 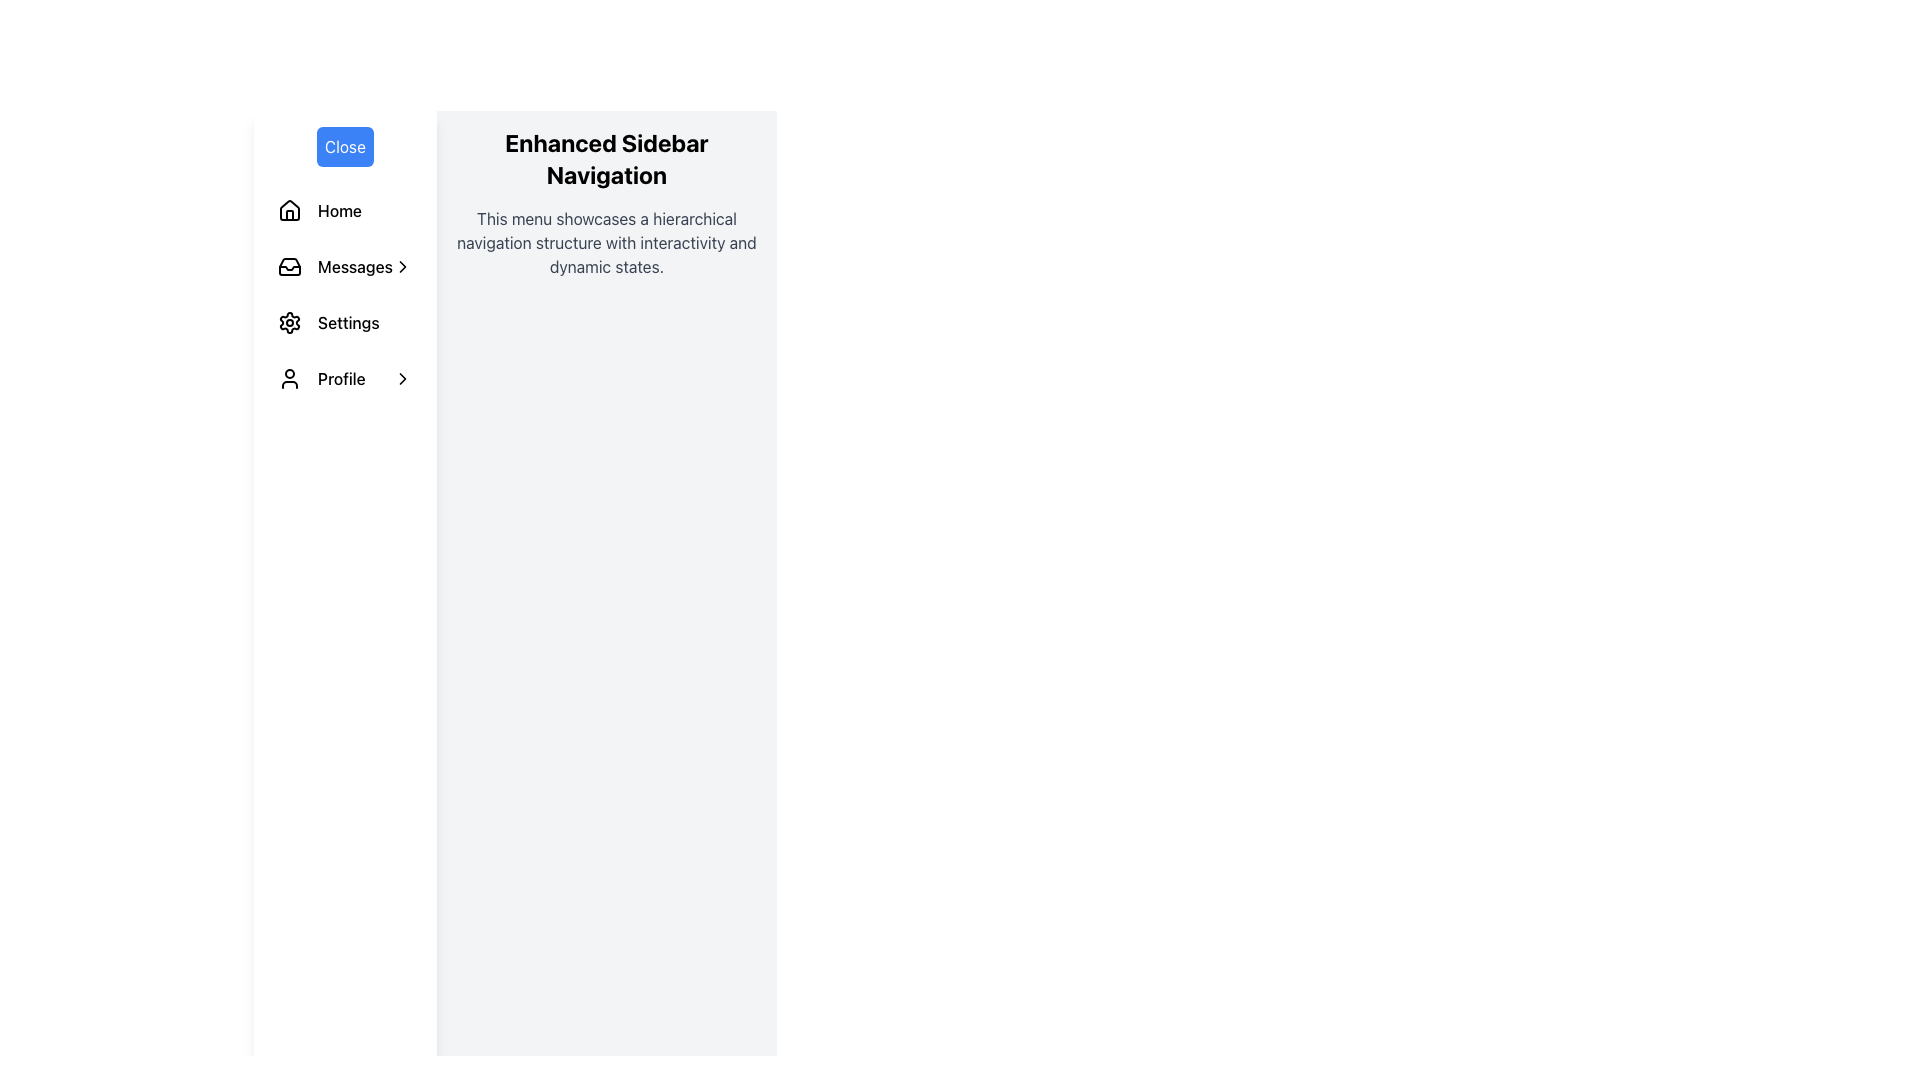 What do you see at coordinates (401, 265) in the screenshot?
I see `the right-pointing chevron icon located on the far-right side of the 'Messages' navigation item in the sidebar` at bounding box center [401, 265].